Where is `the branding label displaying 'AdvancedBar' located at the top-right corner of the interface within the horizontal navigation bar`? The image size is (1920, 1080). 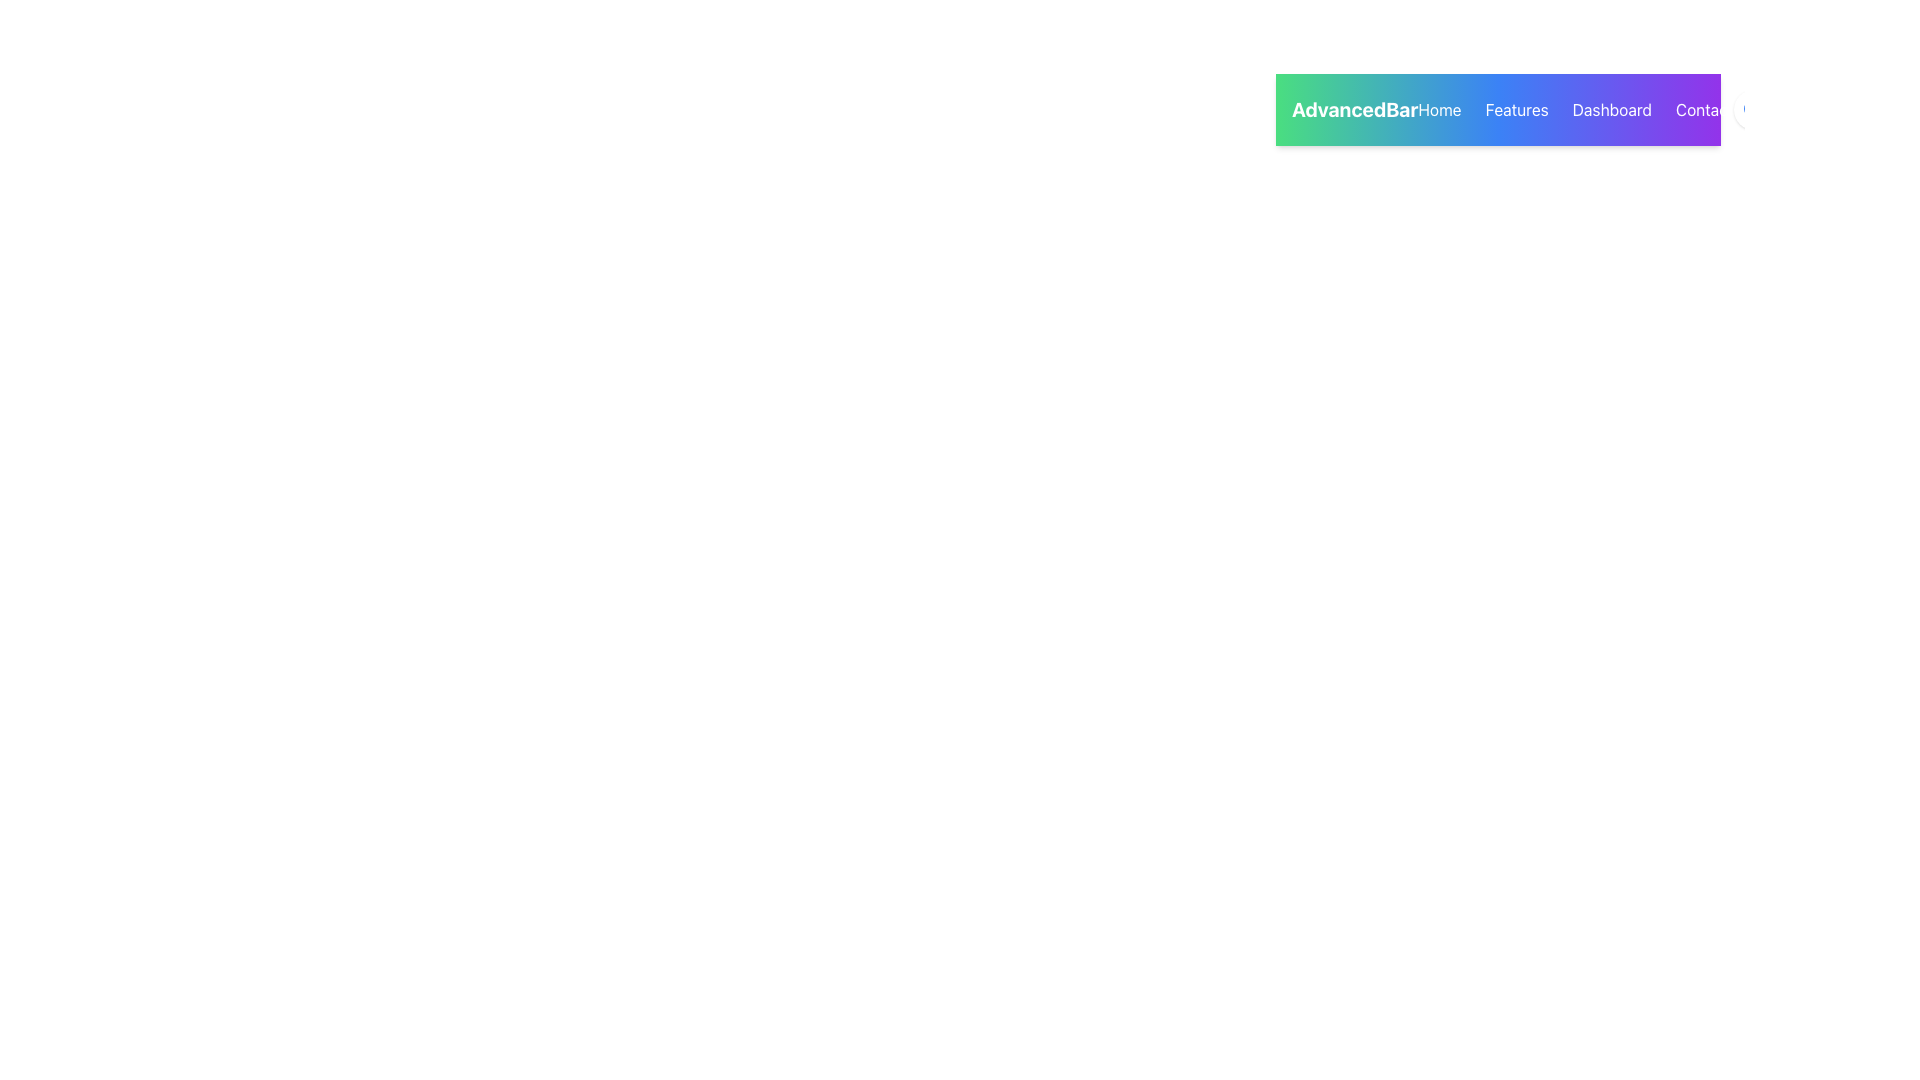 the branding label displaying 'AdvancedBar' located at the top-right corner of the interface within the horizontal navigation bar is located at coordinates (1355, 110).